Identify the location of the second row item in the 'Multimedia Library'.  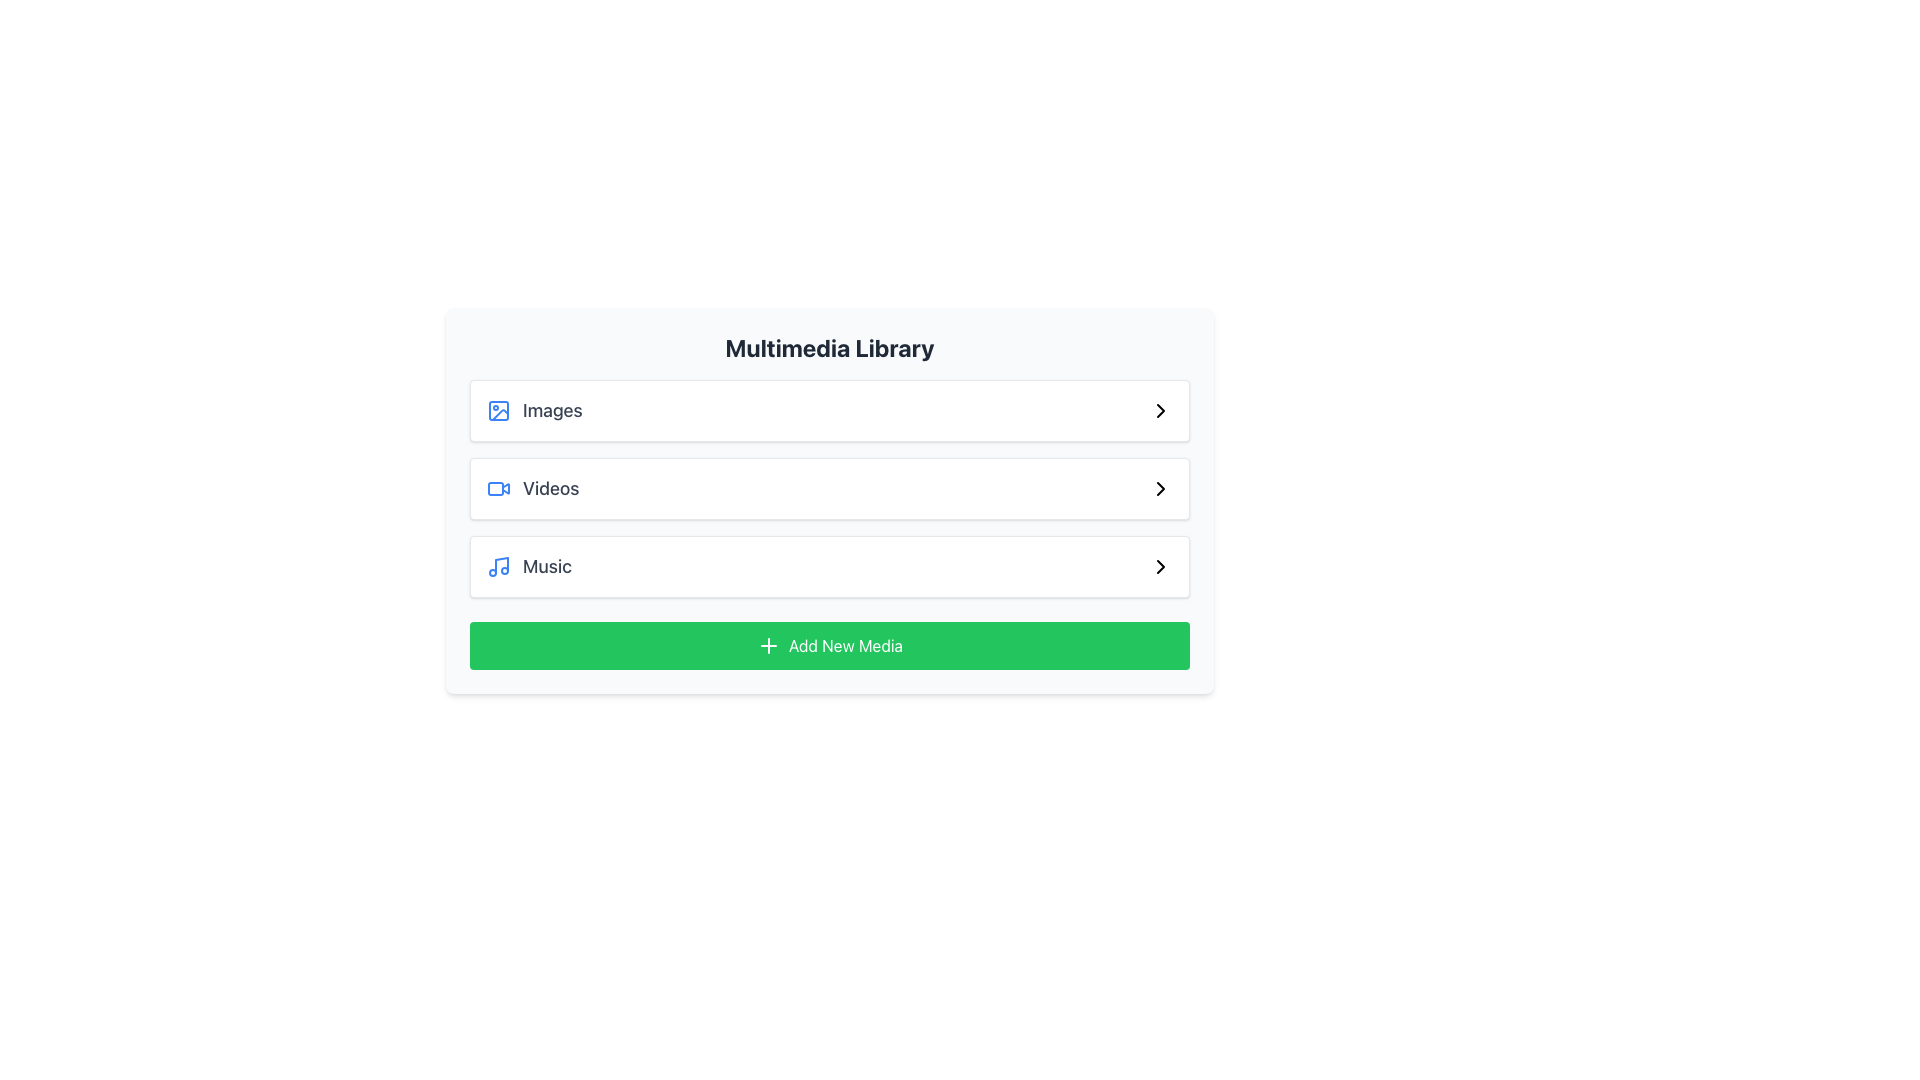
(533, 489).